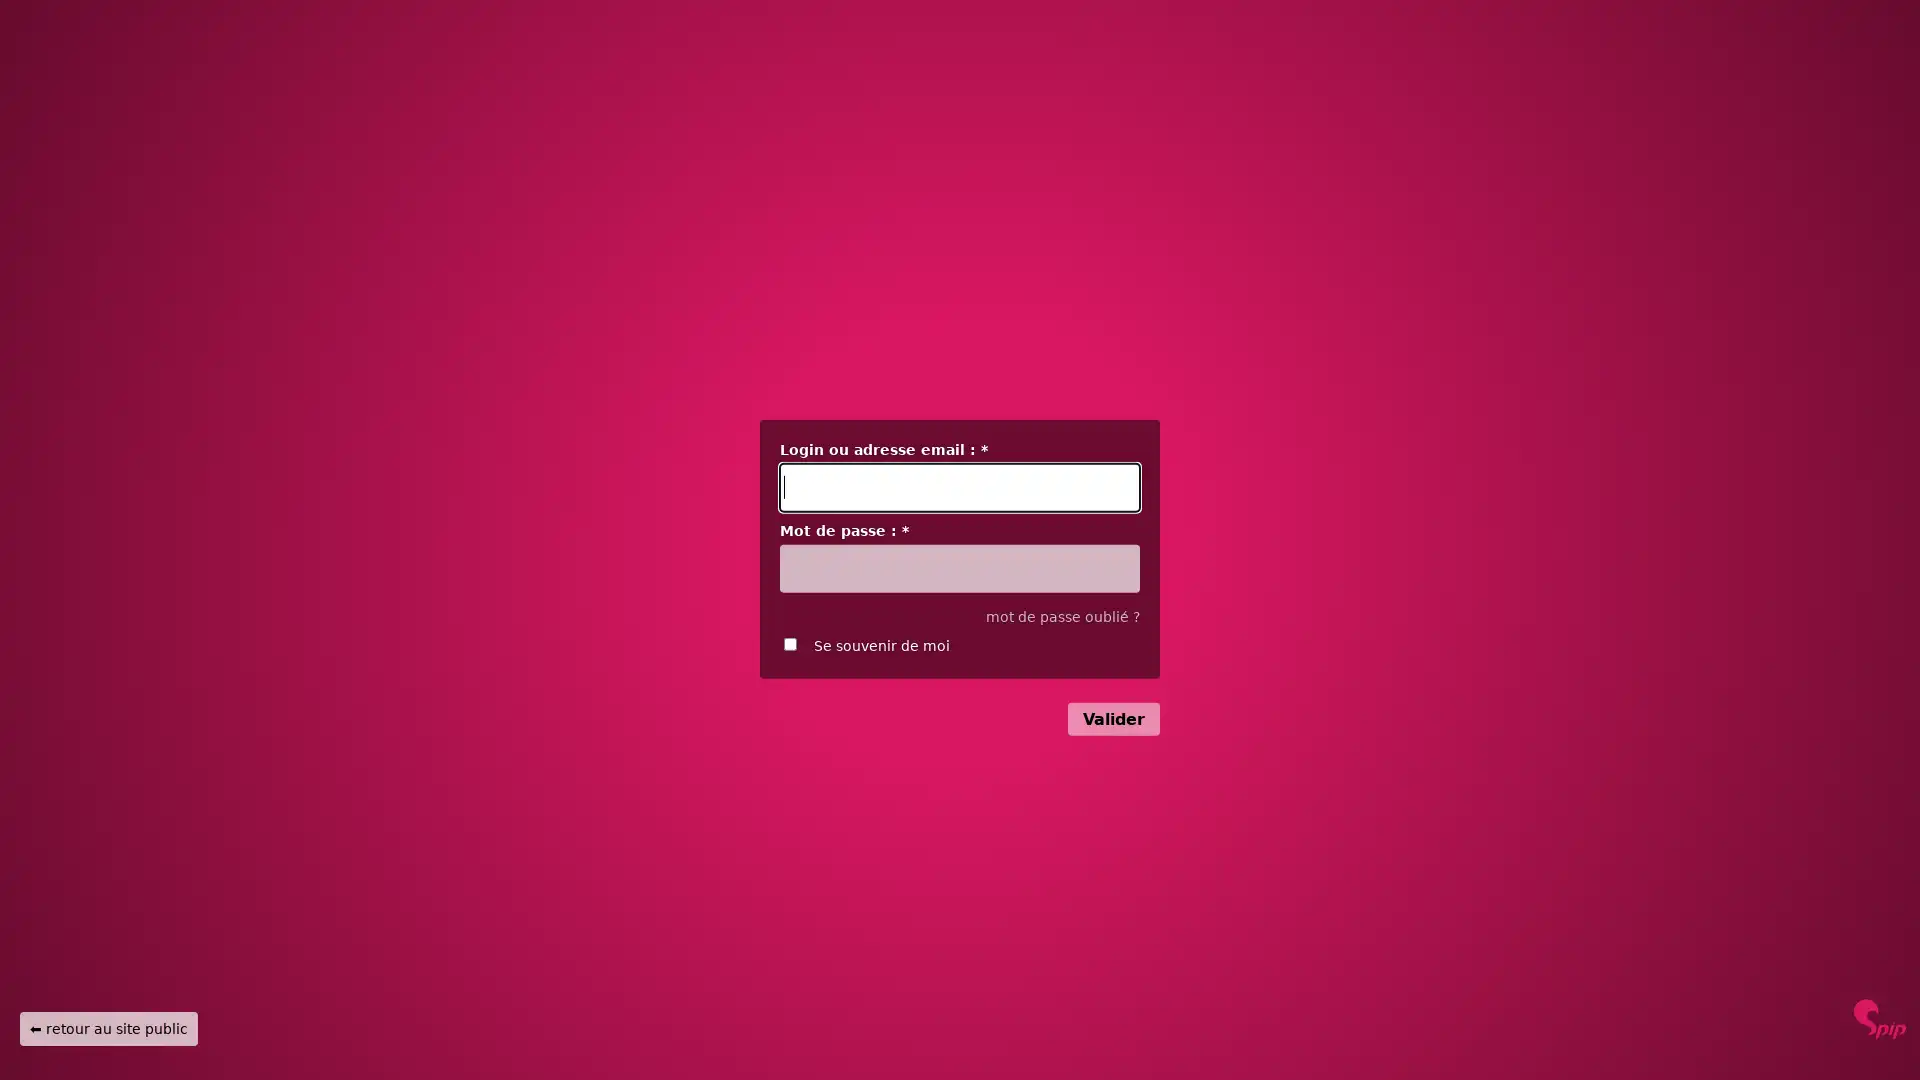  I want to click on Valider, so click(1112, 718).